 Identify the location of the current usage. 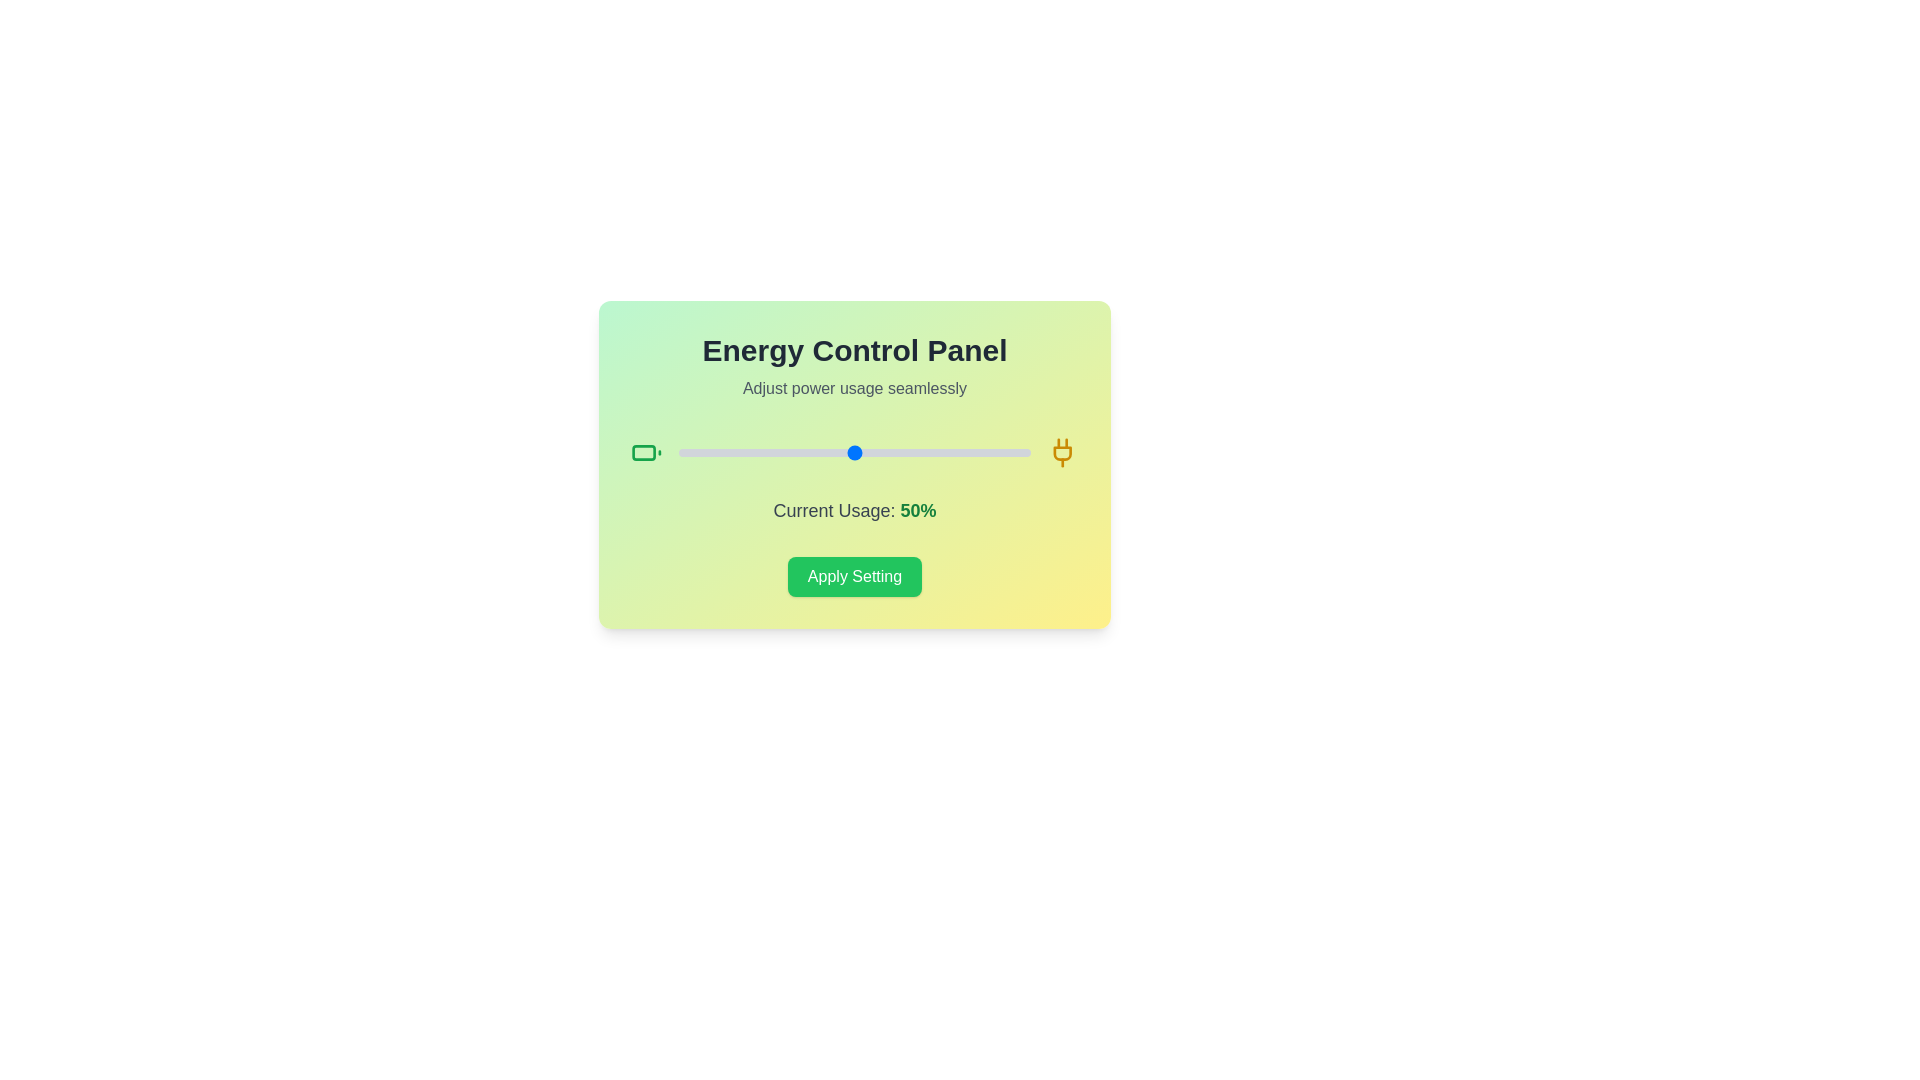
(765, 452).